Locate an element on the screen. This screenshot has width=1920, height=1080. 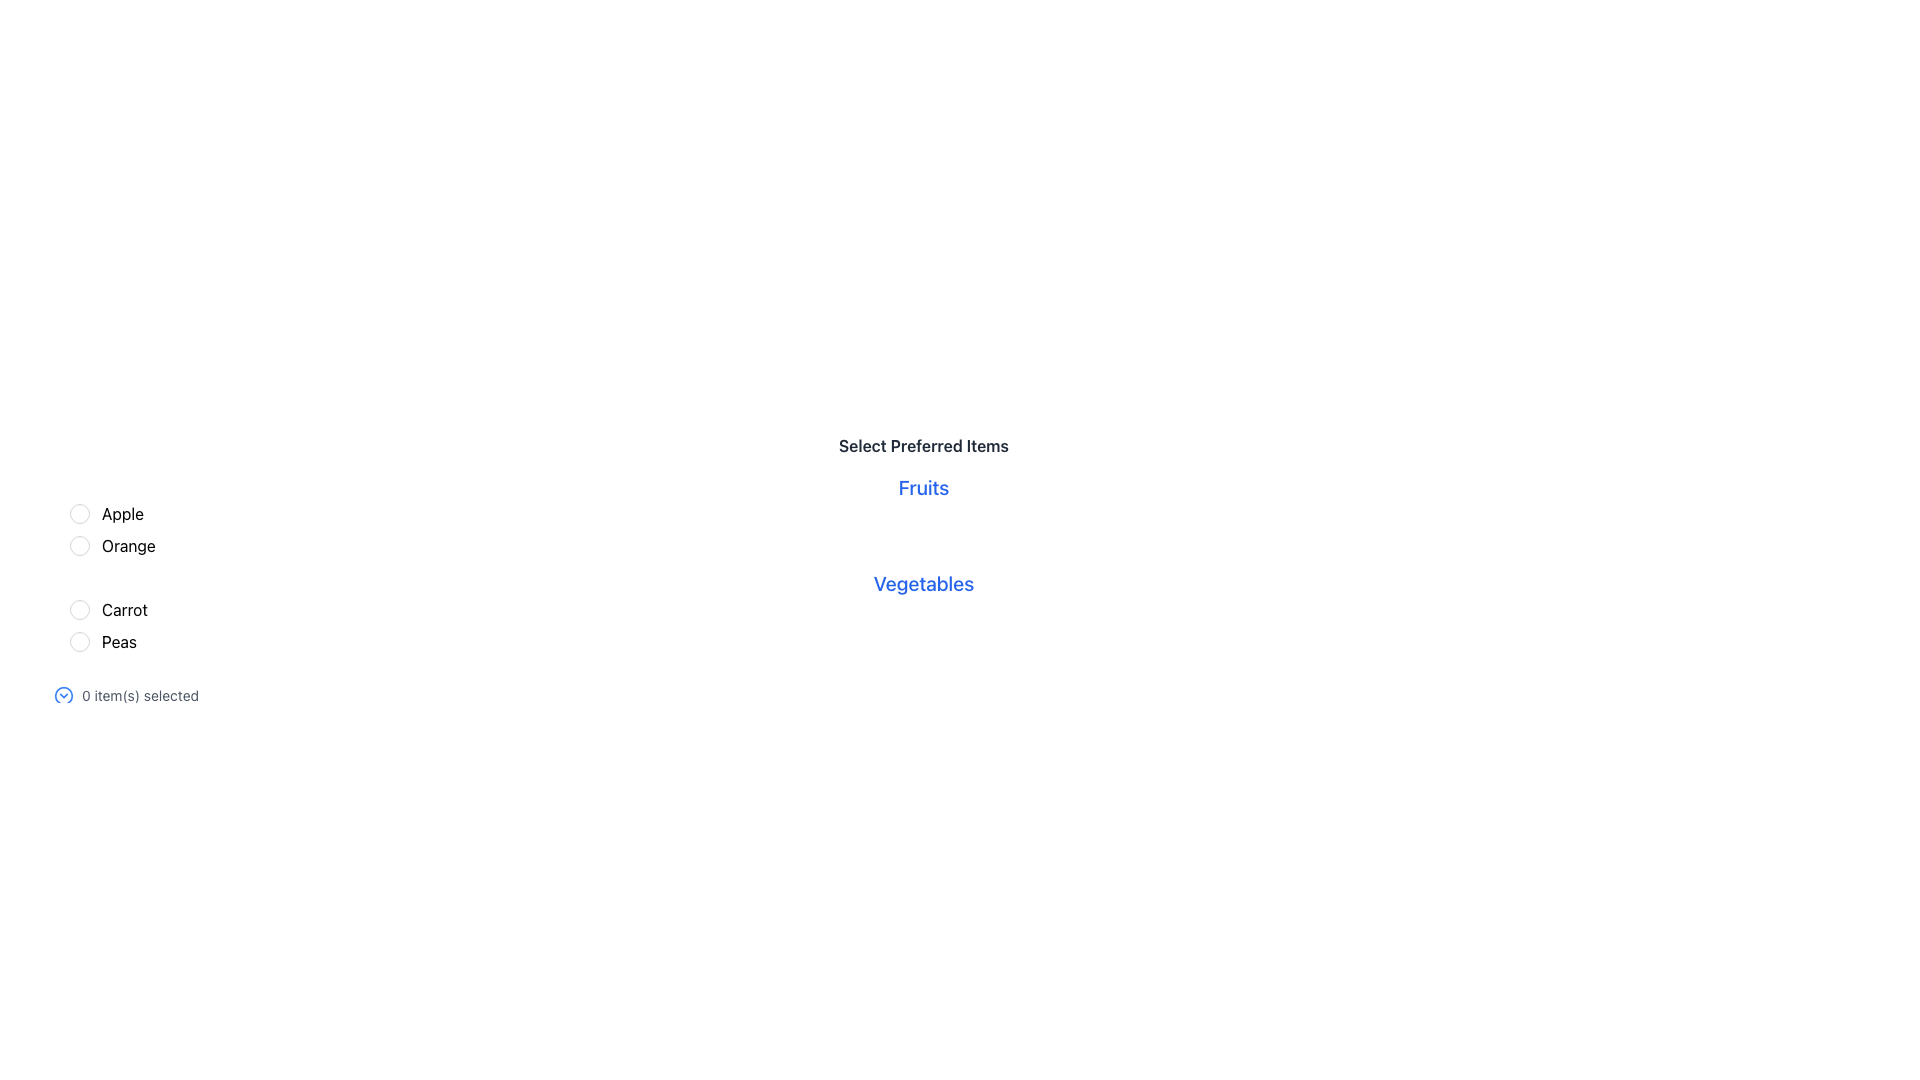
the text label 'Apple' which is the first item in a vertical list of options is located at coordinates (121, 512).